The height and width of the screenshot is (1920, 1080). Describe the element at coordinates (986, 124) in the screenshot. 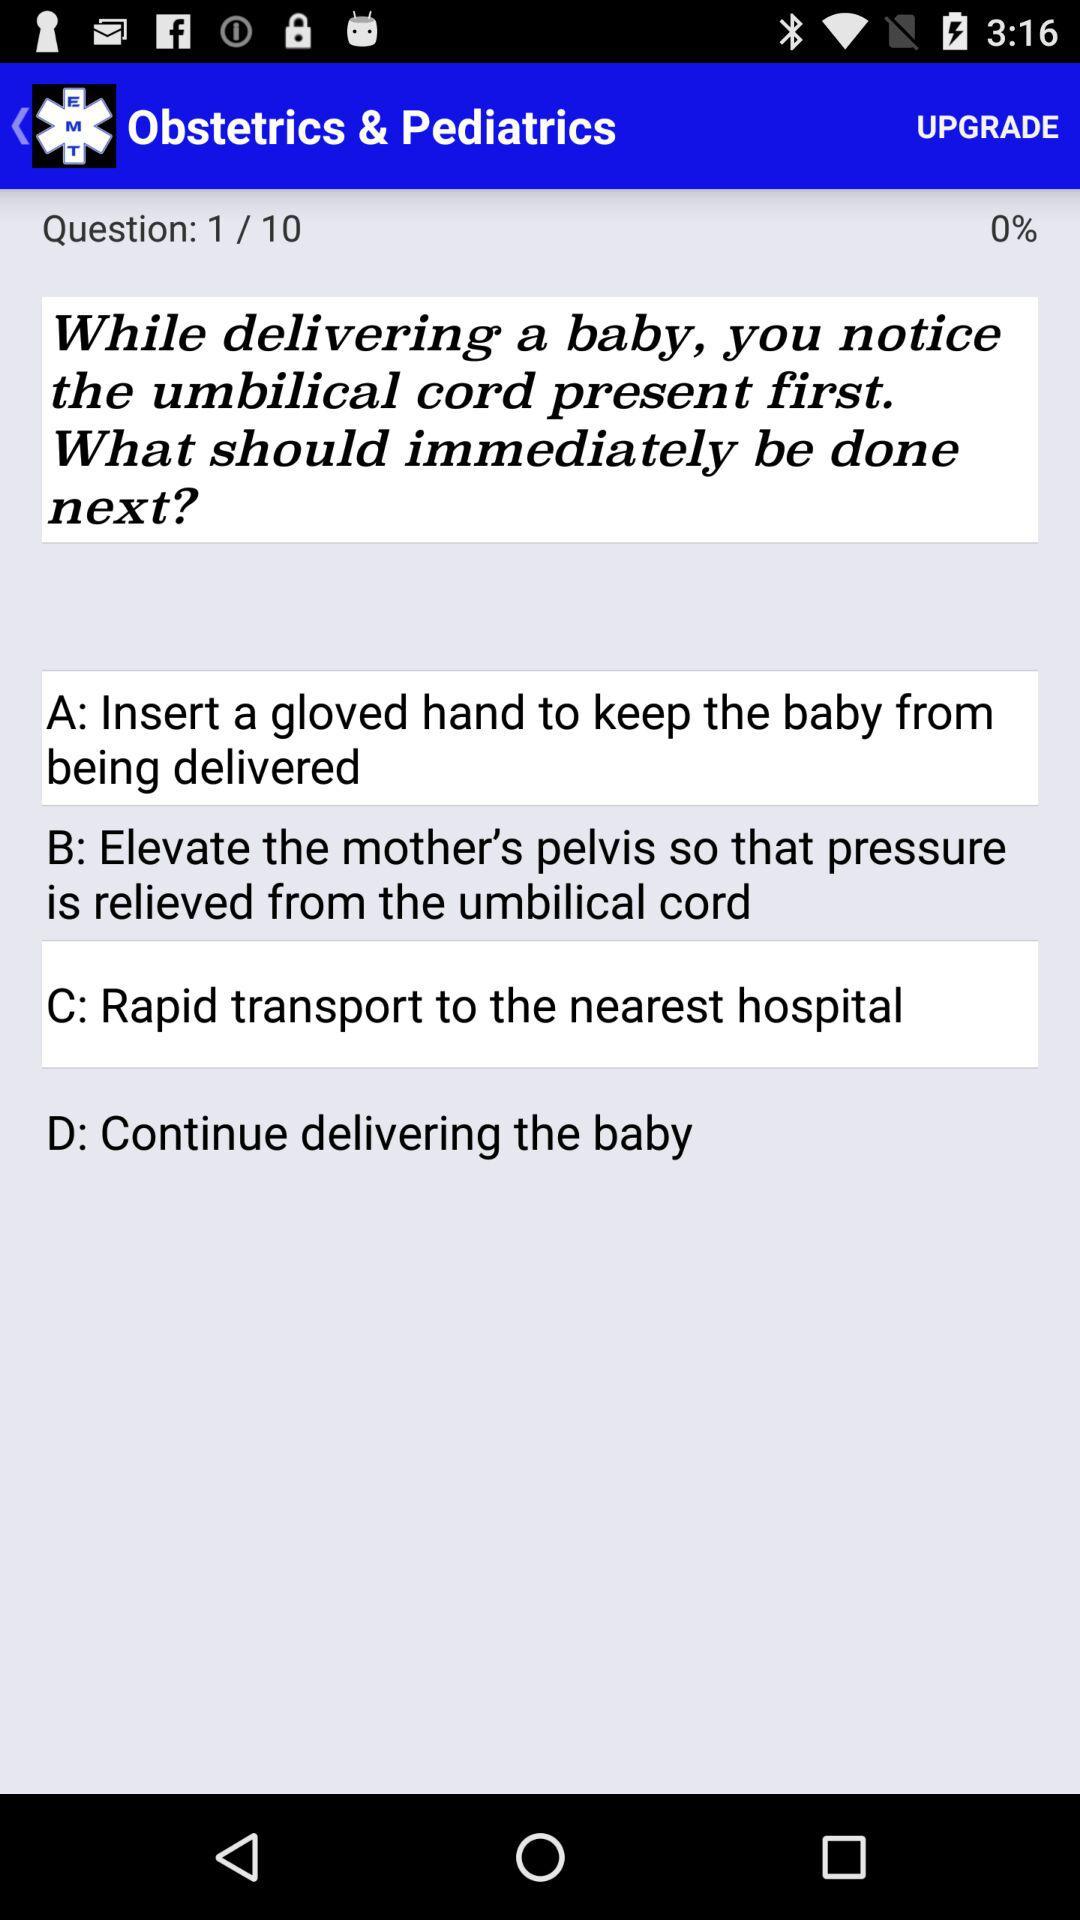

I see `upgrade` at that location.